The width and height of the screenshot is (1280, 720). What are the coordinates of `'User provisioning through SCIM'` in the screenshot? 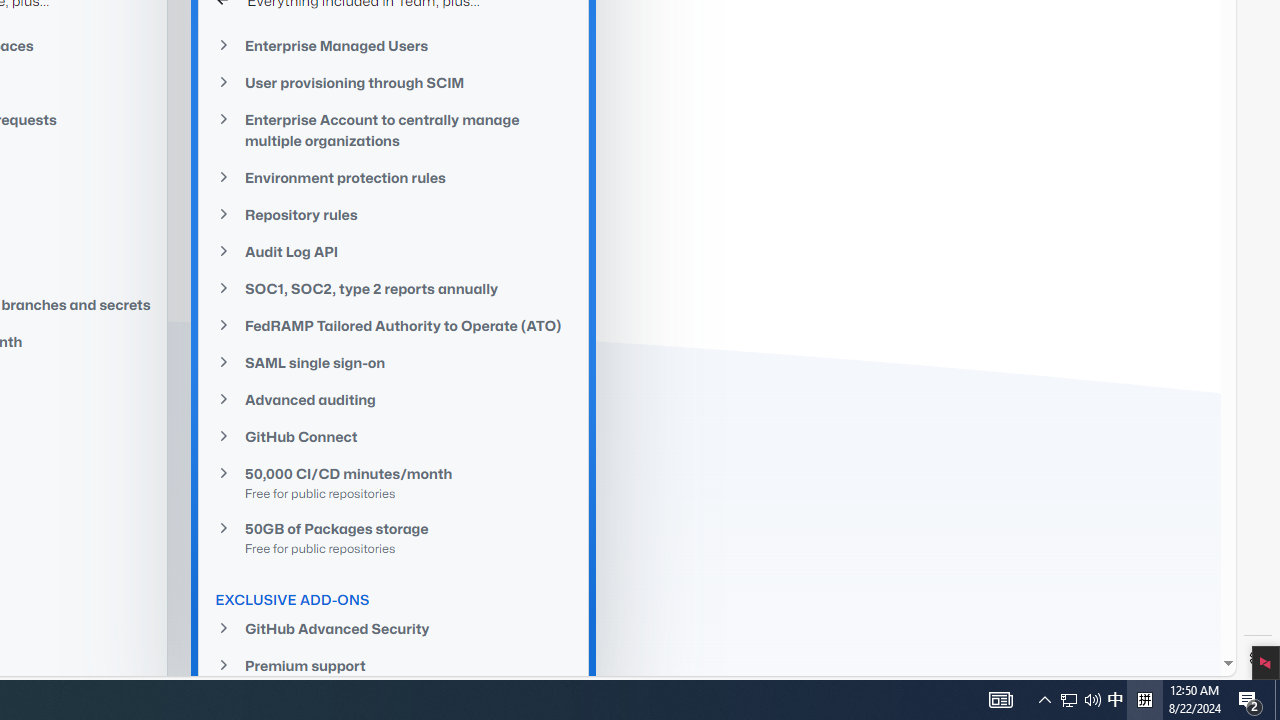 It's located at (394, 81).